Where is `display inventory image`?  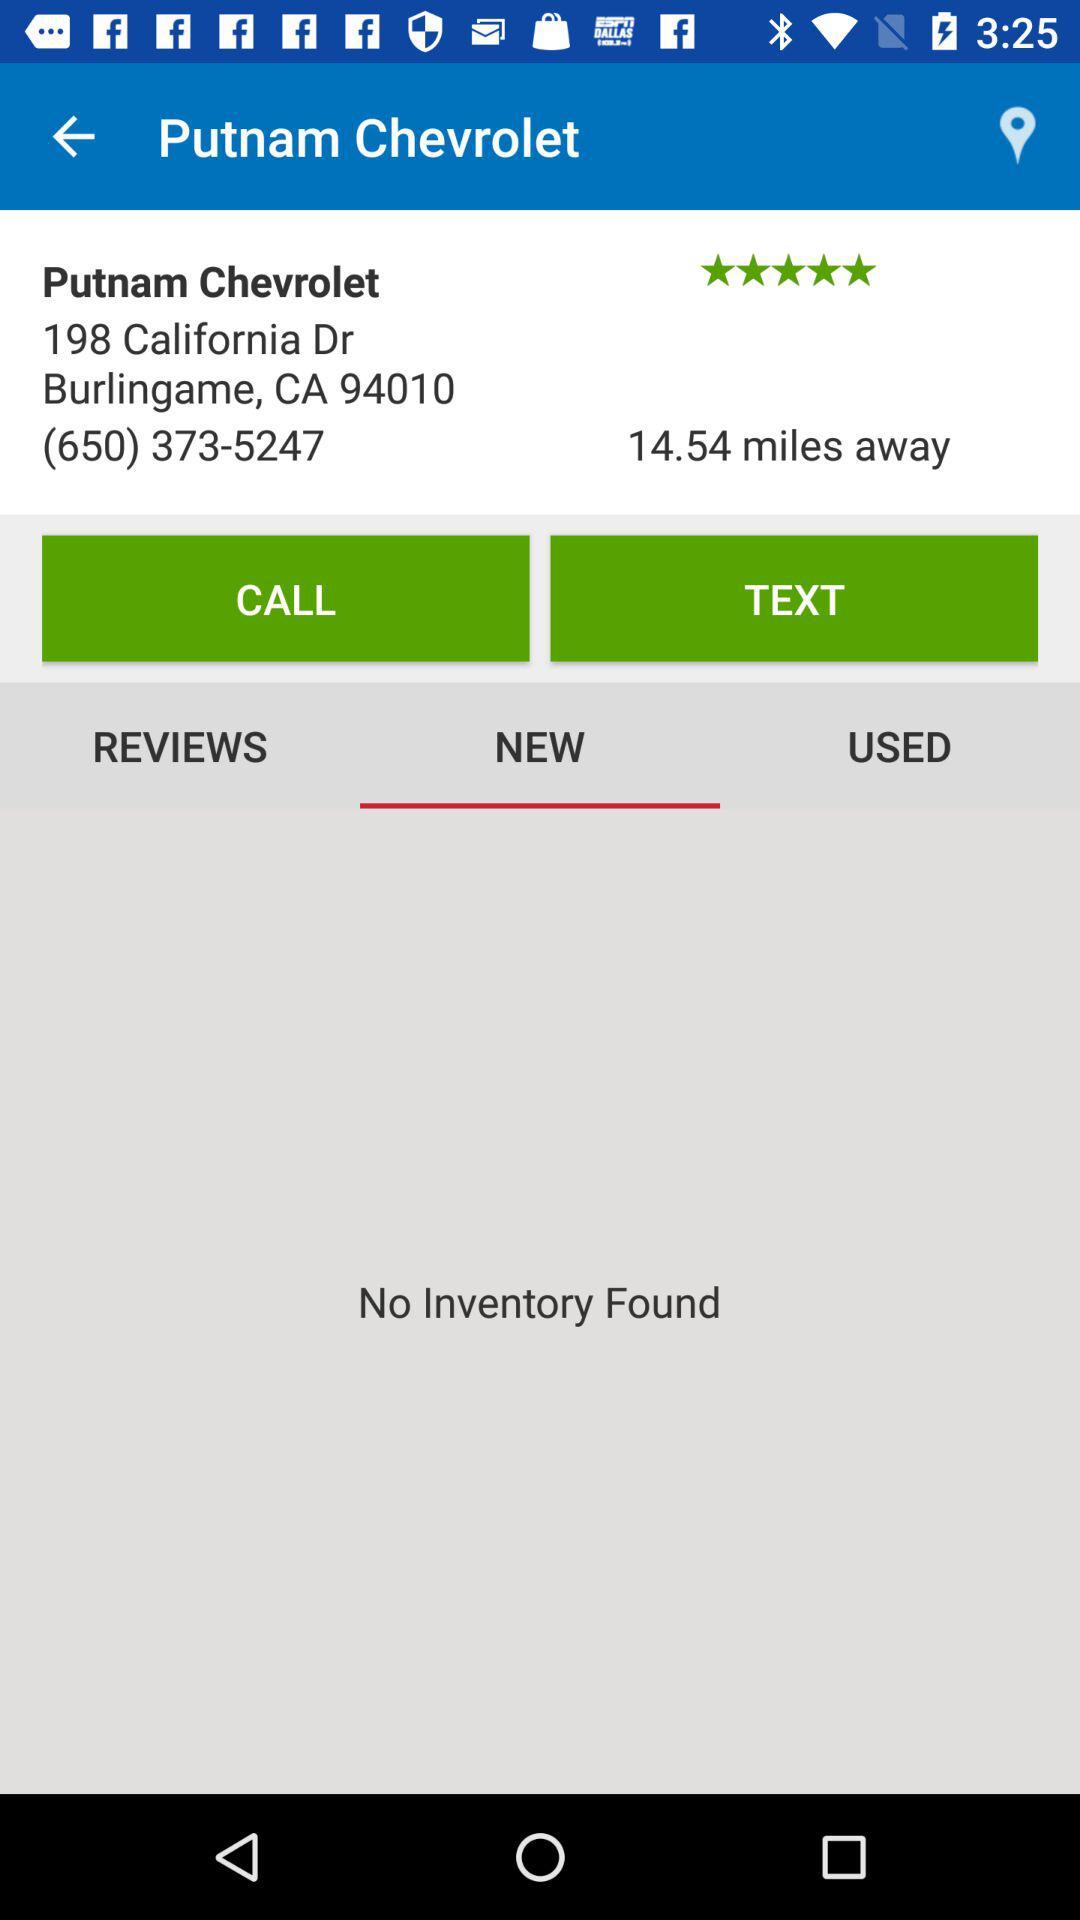
display inventory image is located at coordinates (540, 1301).